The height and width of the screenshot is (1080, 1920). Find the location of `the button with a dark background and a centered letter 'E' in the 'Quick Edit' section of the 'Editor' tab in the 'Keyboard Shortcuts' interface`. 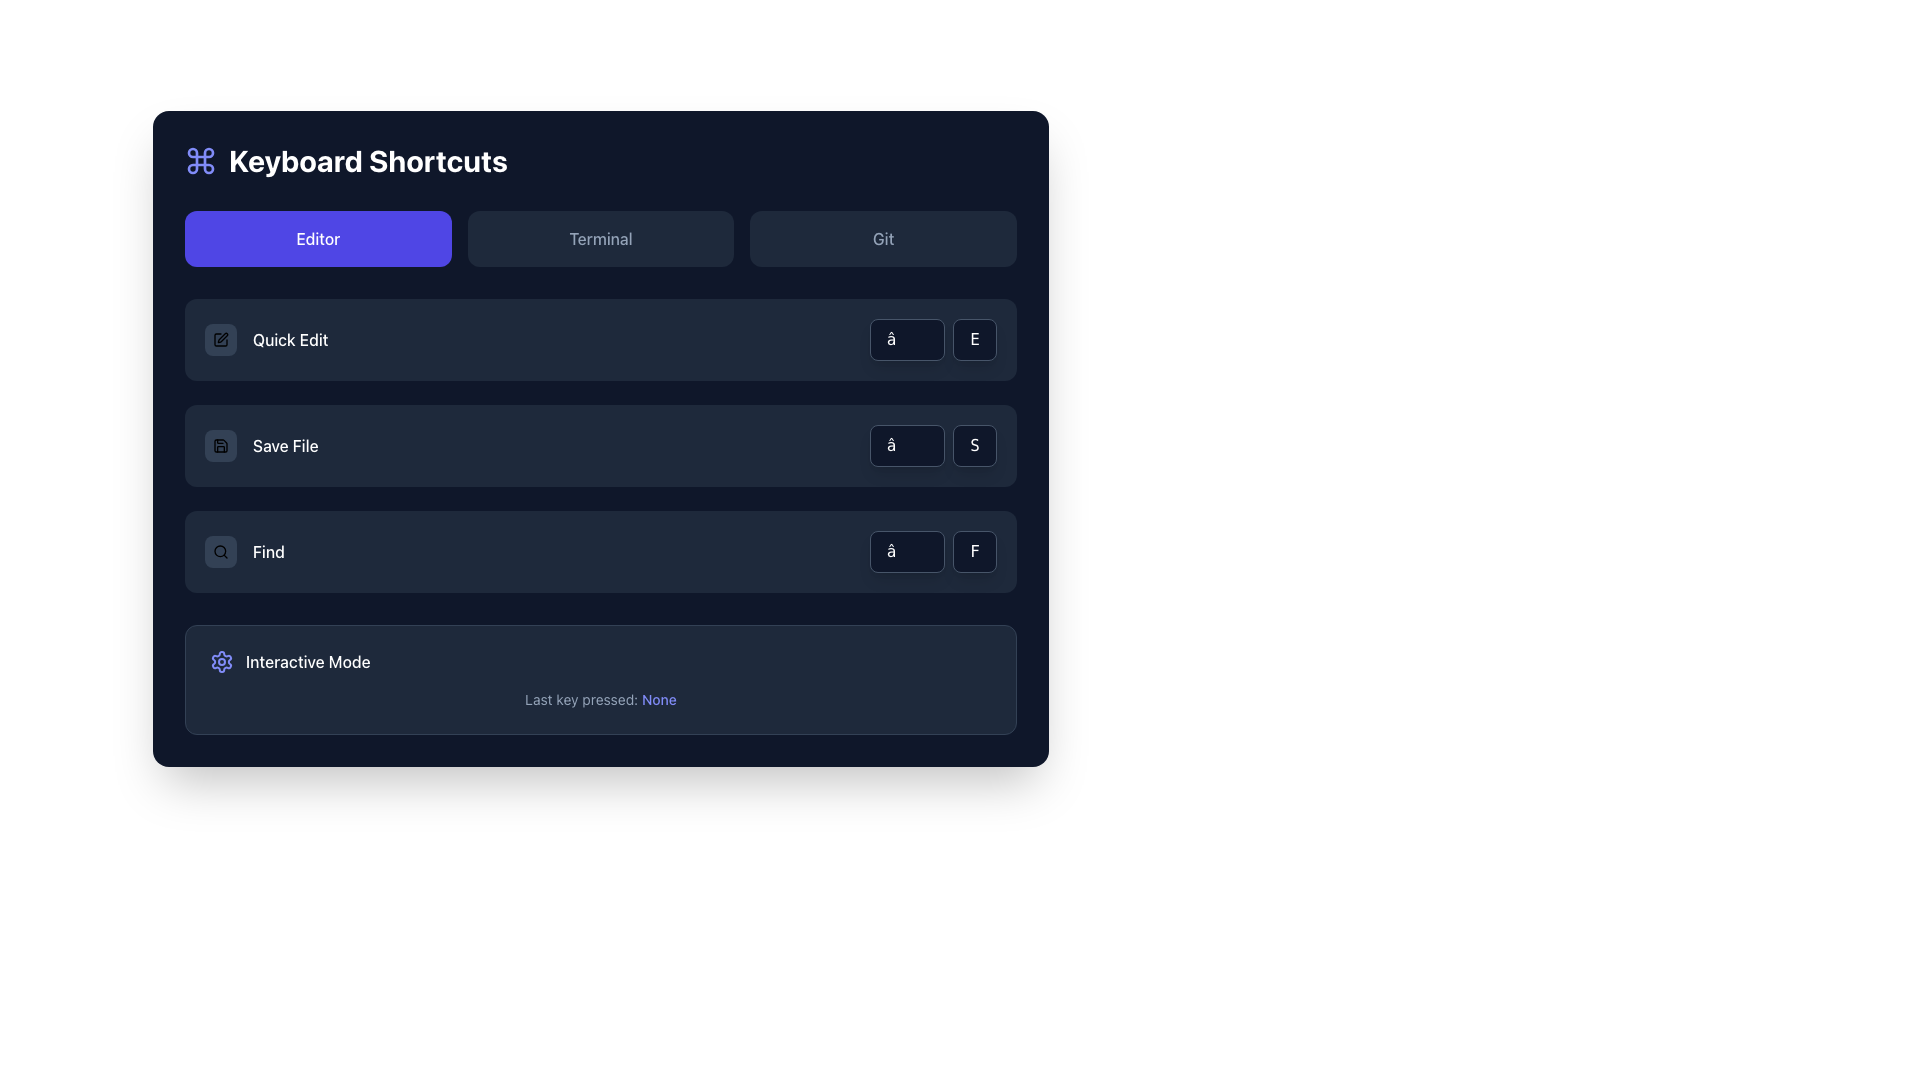

the button with a dark background and a centered letter 'E' in the 'Quick Edit' section of the 'Editor' tab in the 'Keyboard Shortcuts' interface is located at coordinates (975, 338).